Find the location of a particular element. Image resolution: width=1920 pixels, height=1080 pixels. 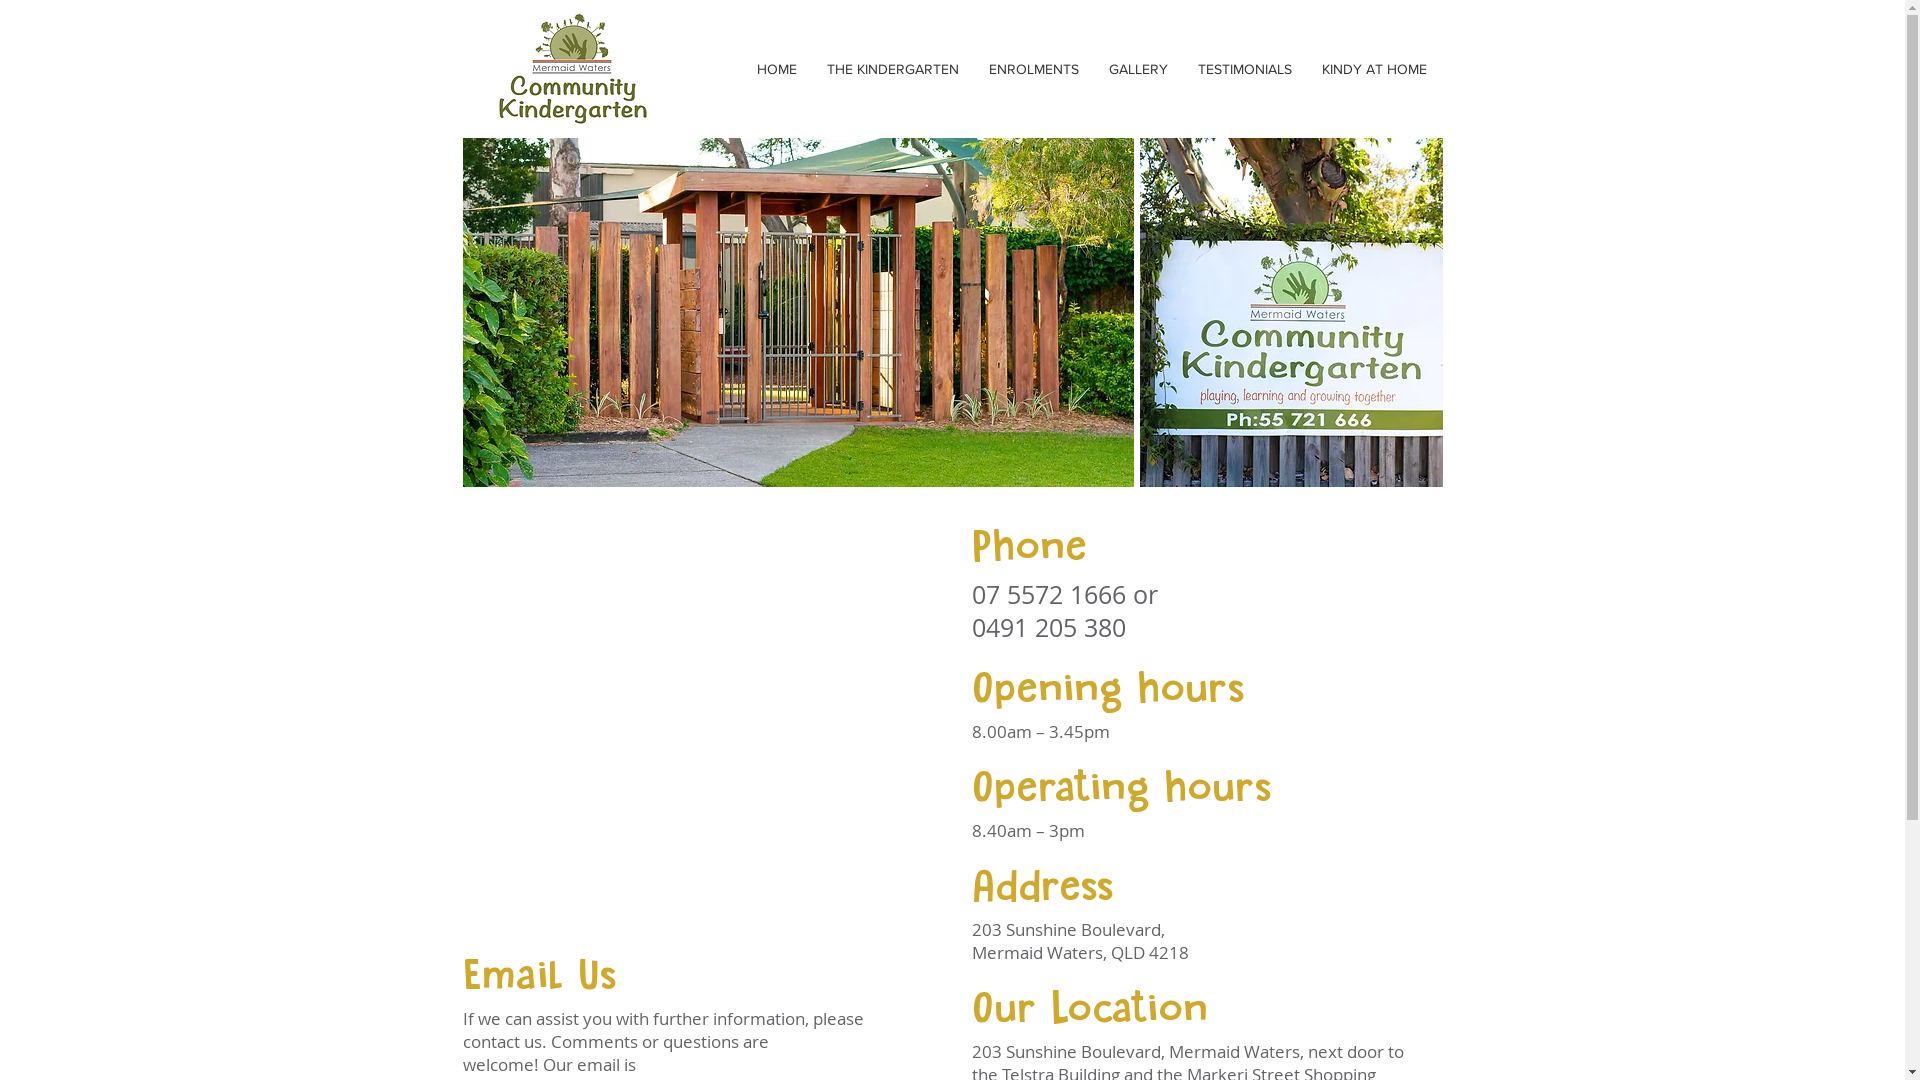

'GALLERY' is located at coordinates (1138, 68).